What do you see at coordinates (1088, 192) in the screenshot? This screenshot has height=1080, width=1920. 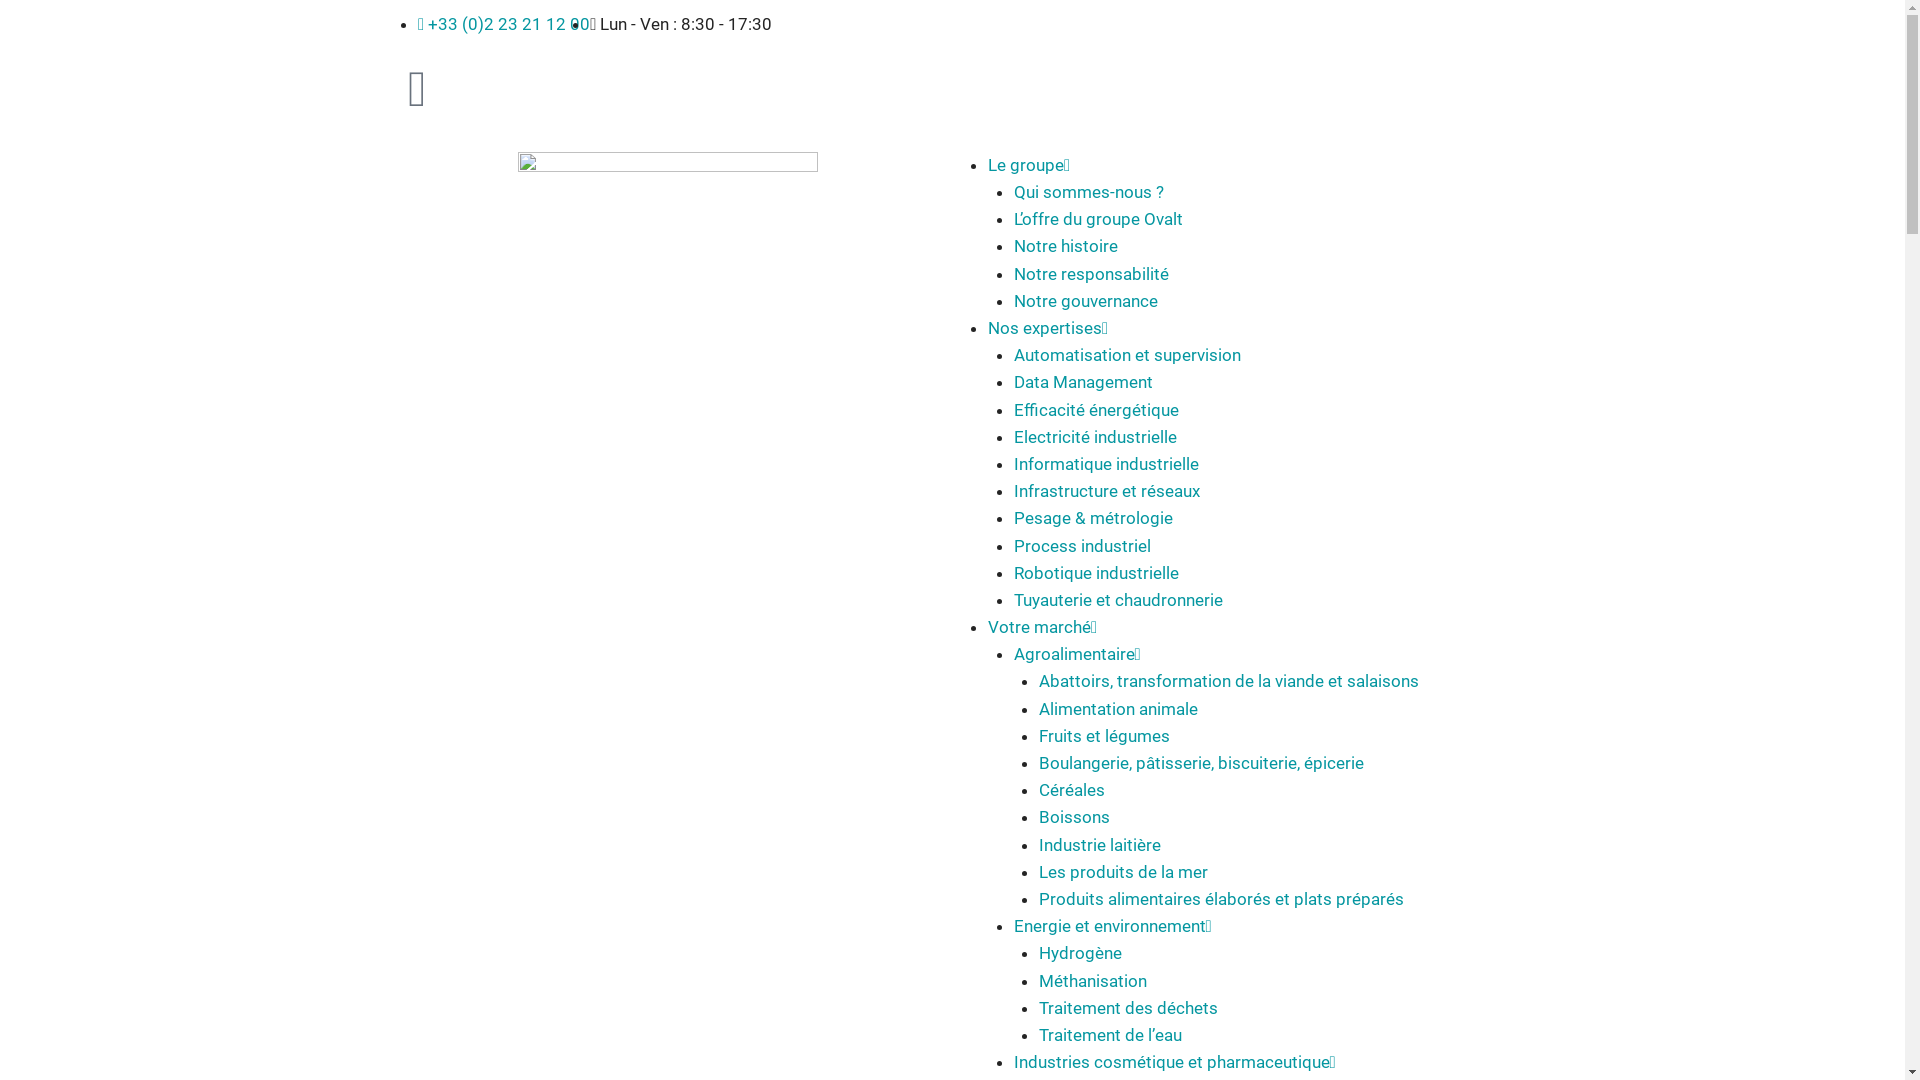 I see `'Qui sommes-nous ?'` at bounding box center [1088, 192].